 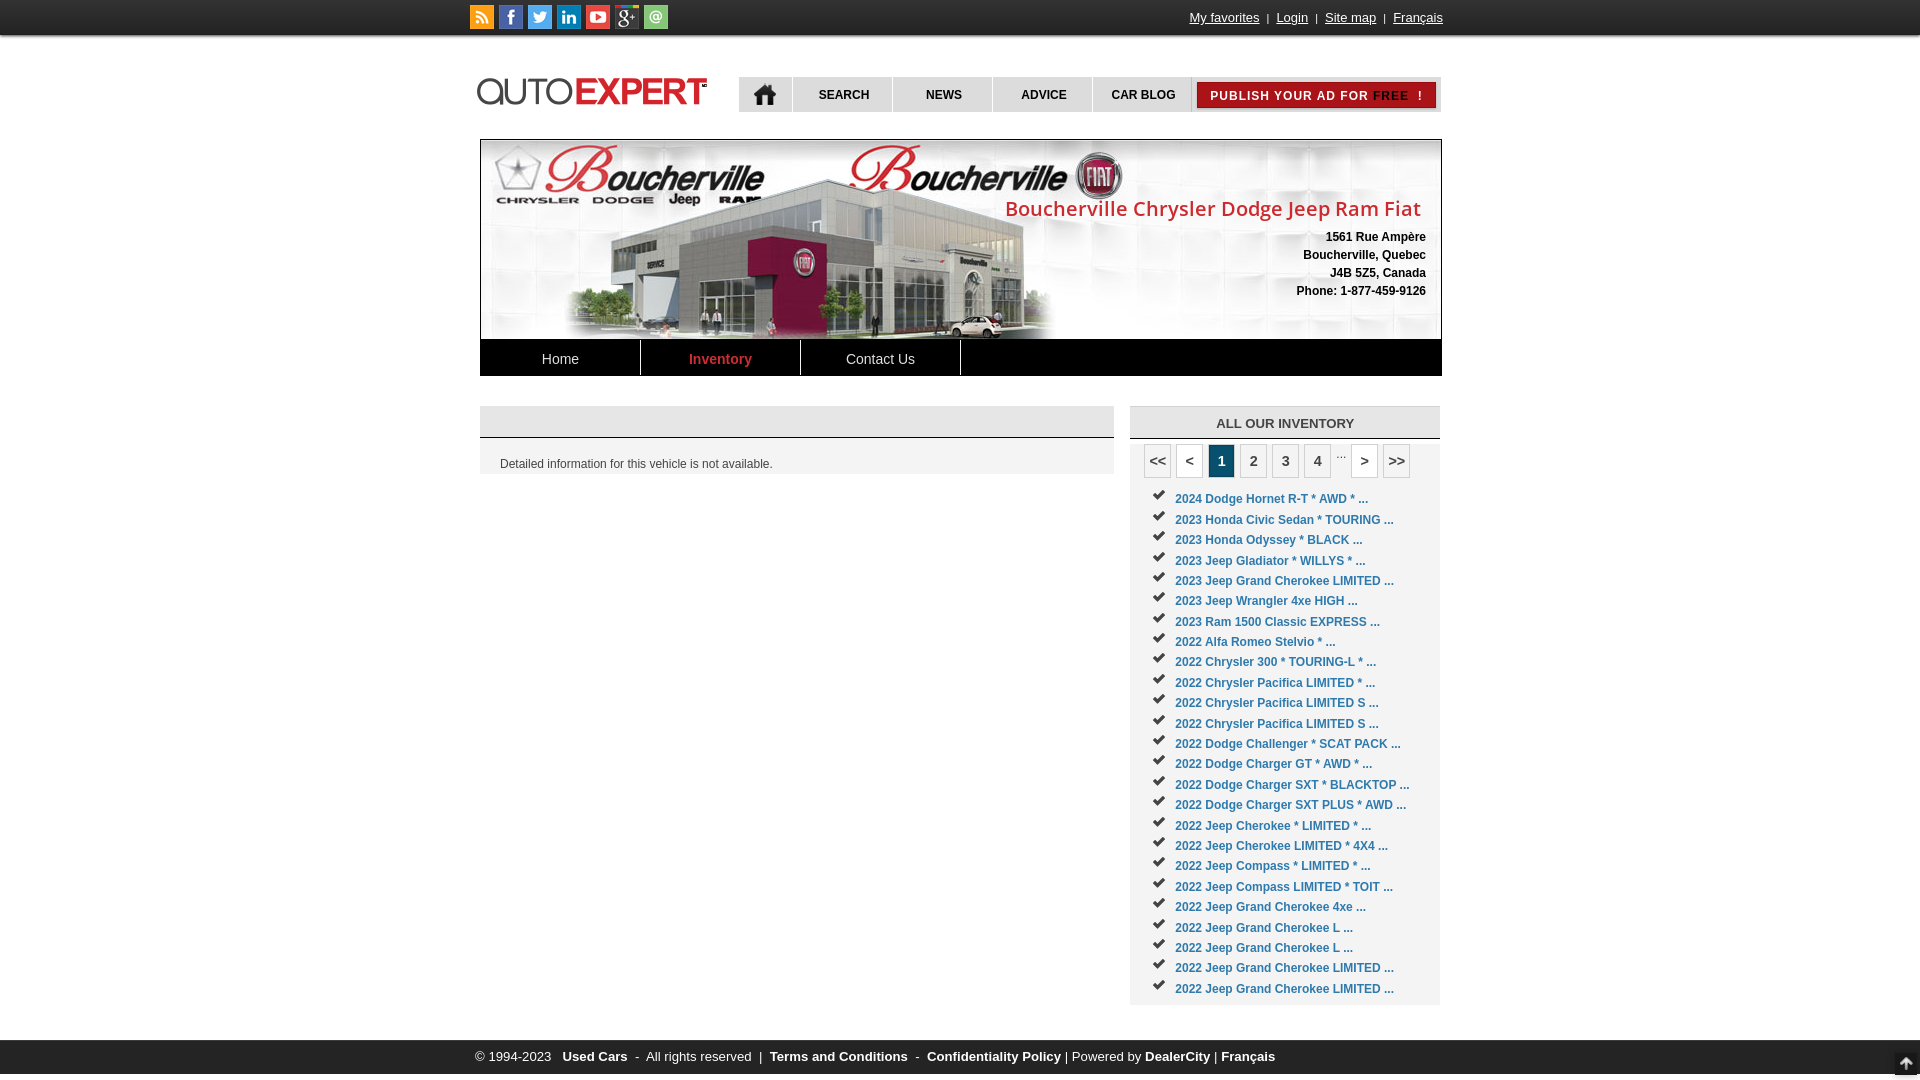 I want to click on '4', so click(x=1317, y=461).